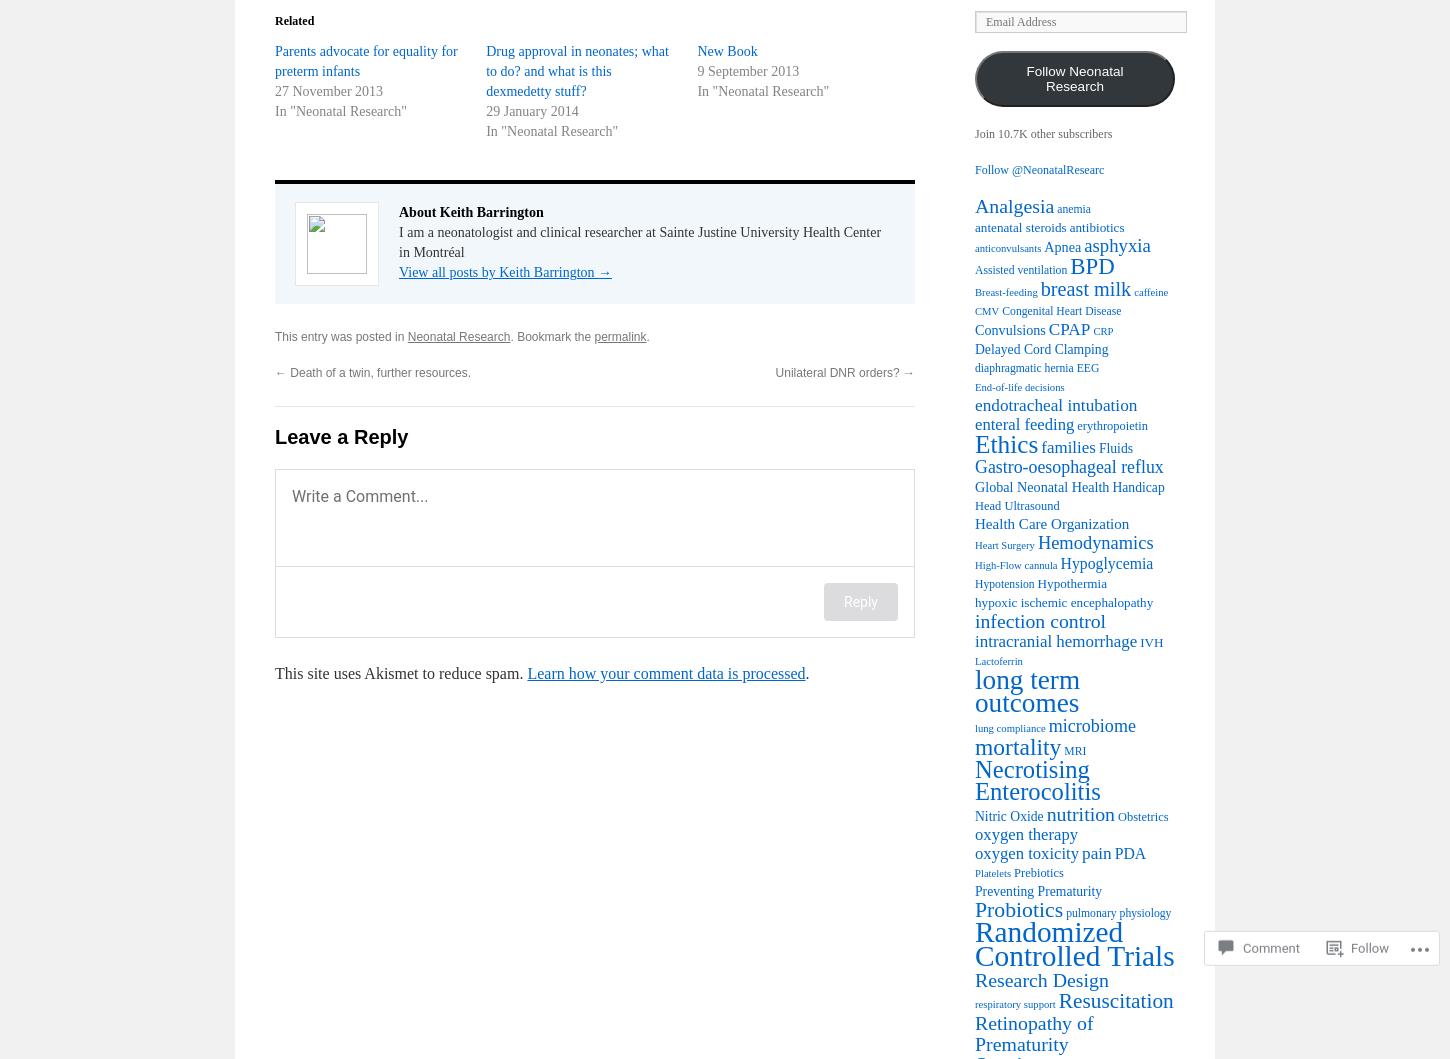  What do you see at coordinates (619, 335) in the screenshot?
I see `'permalink'` at bounding box center [619, 335].